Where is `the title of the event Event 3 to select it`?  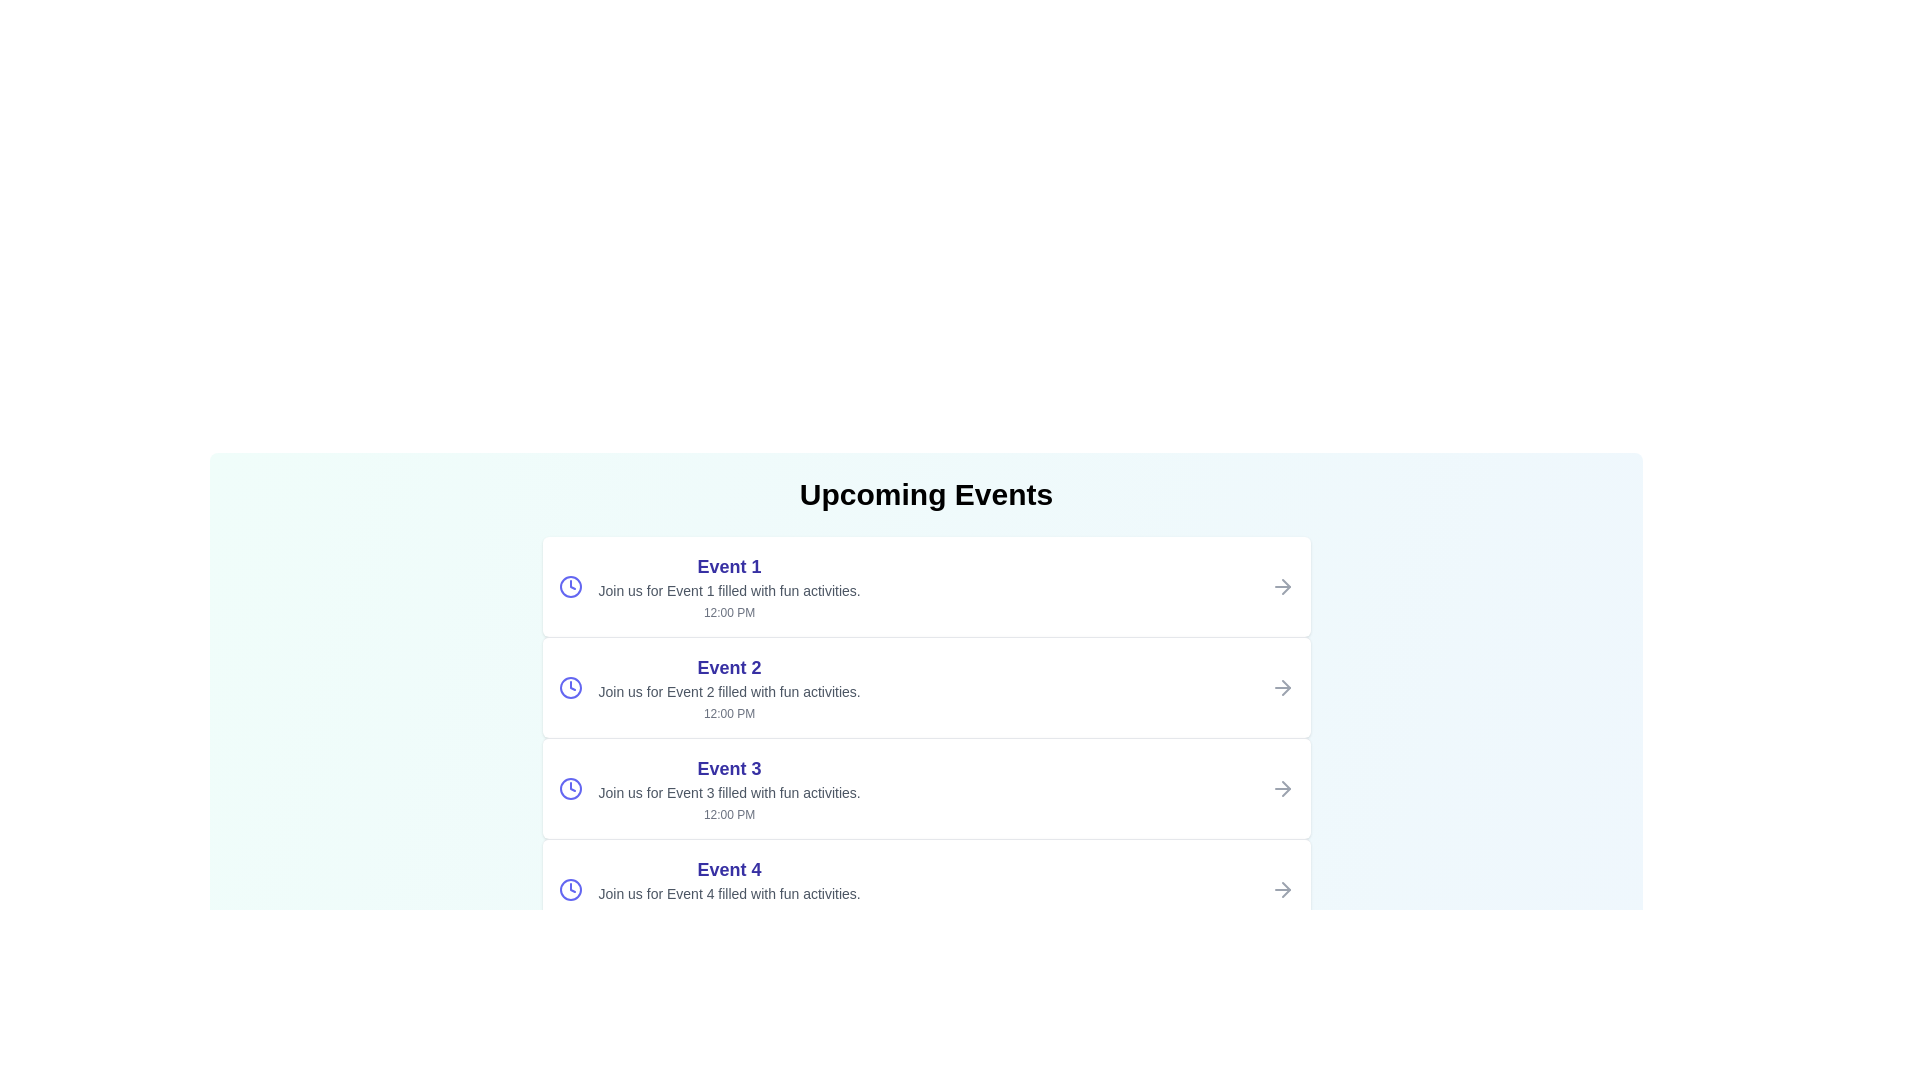
the title of the event Event 3 to select it is located at coordinates (728, 767).